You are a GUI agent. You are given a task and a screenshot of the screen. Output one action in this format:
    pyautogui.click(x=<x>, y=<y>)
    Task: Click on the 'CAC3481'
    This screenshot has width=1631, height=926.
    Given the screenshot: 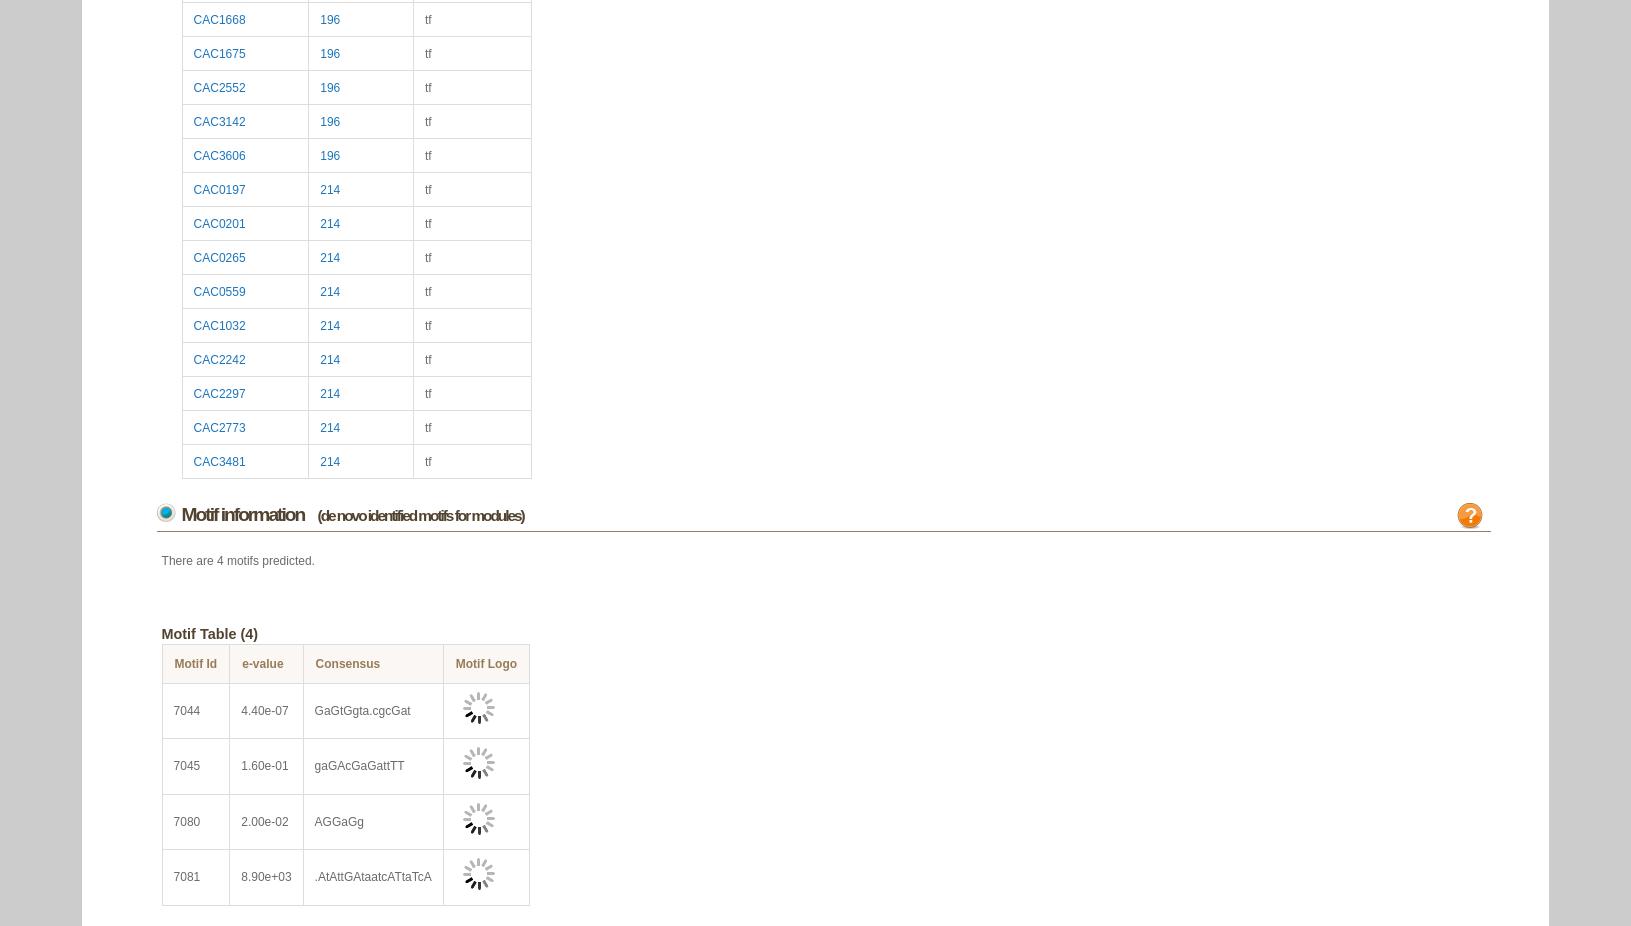 What is the action you would take?
    pyautogui.click(x=219, y=460)
    